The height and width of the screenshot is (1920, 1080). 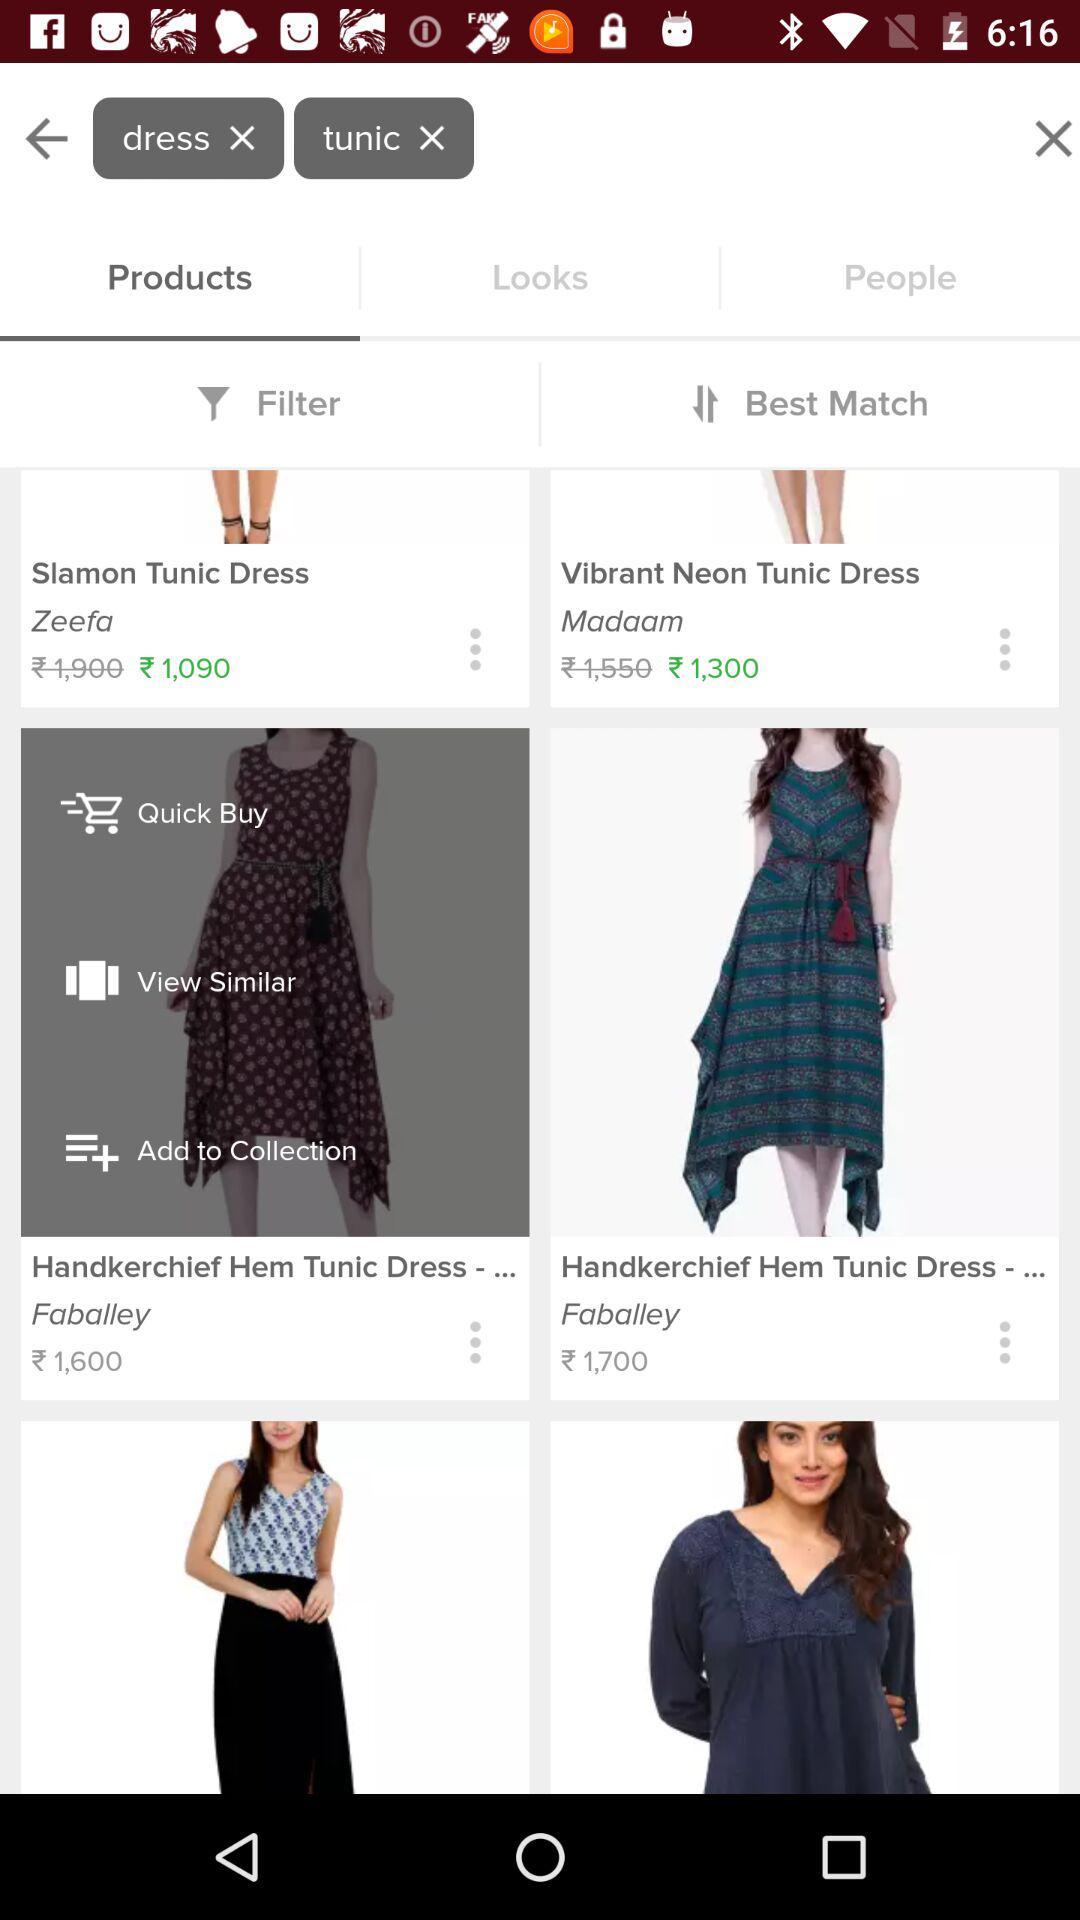 I want to click on more options, so click(x=1005, y=1342).